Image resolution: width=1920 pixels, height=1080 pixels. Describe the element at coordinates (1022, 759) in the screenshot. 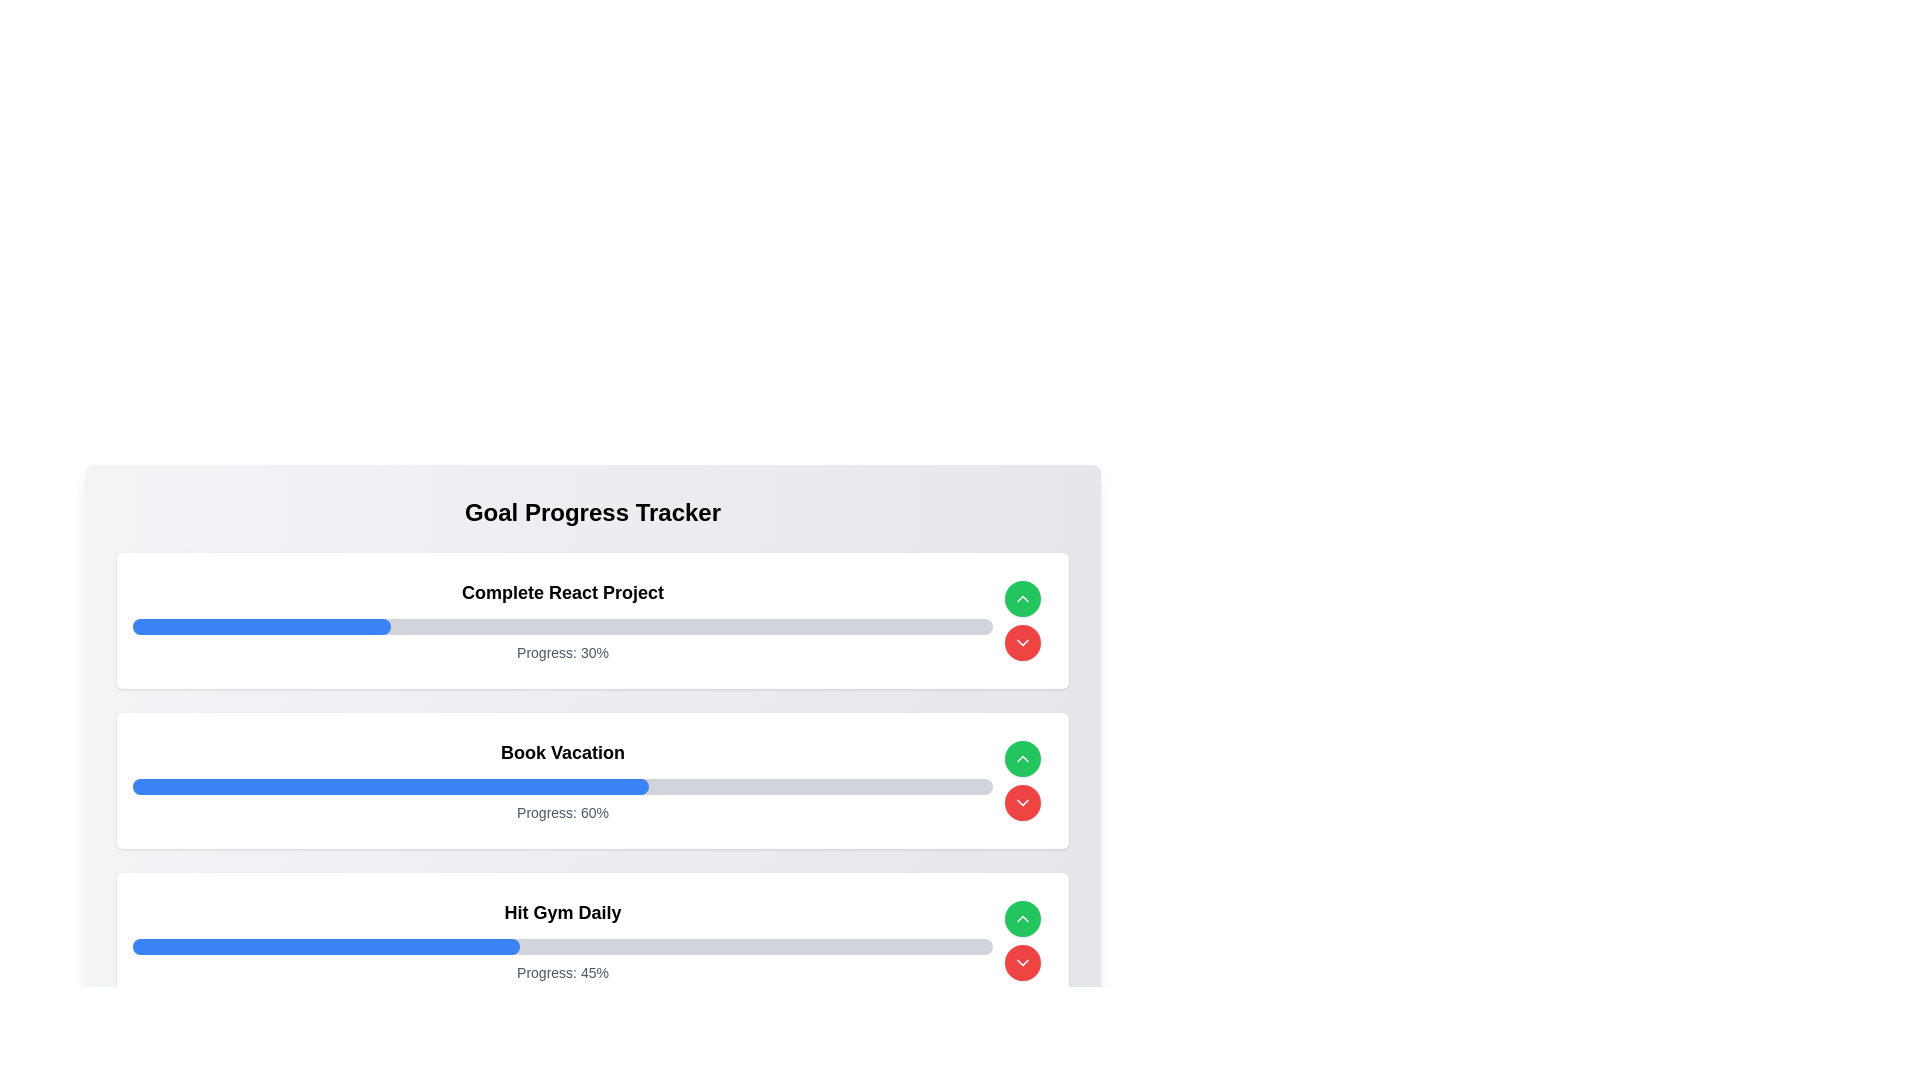

I see `the increase icon located at the top-right corner of the 'Book Vacation' task card, which is inside a green circular button` at that location.